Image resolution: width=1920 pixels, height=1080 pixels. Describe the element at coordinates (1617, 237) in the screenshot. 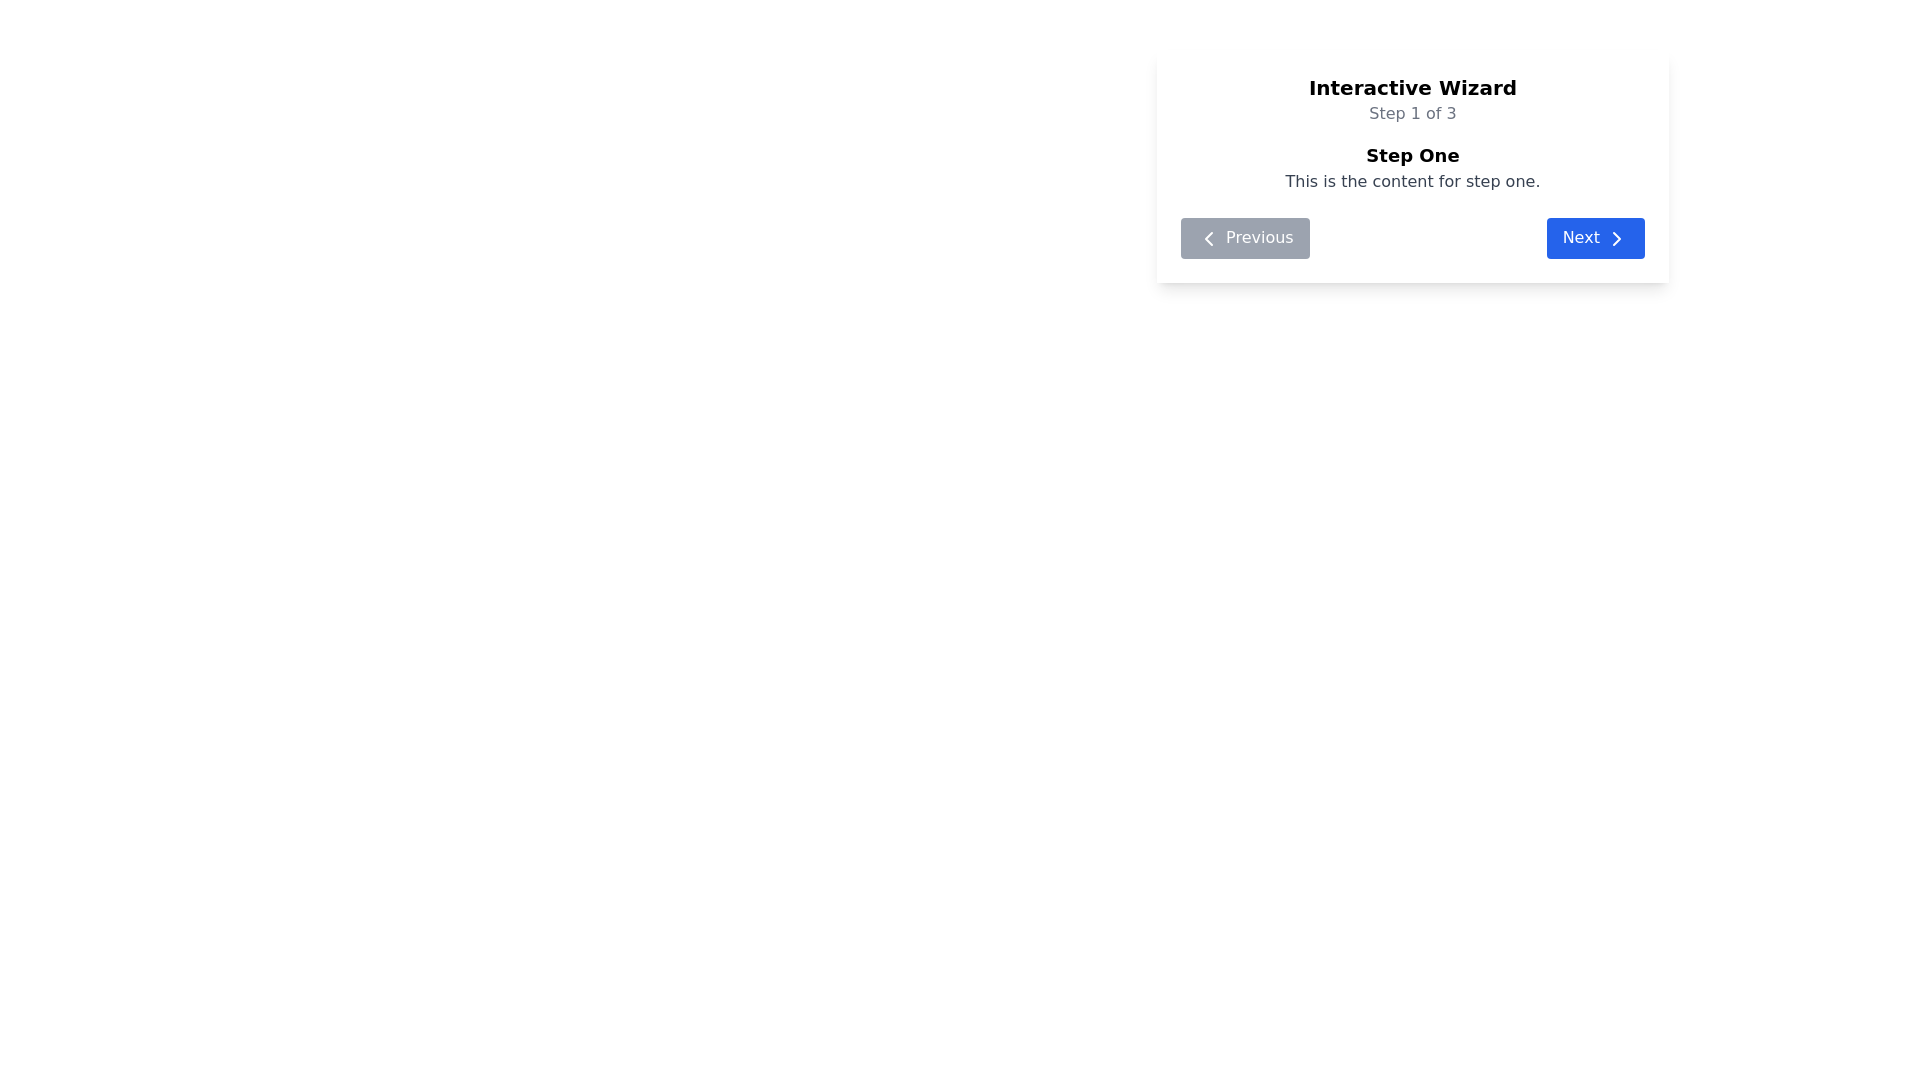

I see `the rightward navigational arrow within the SVG element of the 'Next' button in the wizard interface` at that location.